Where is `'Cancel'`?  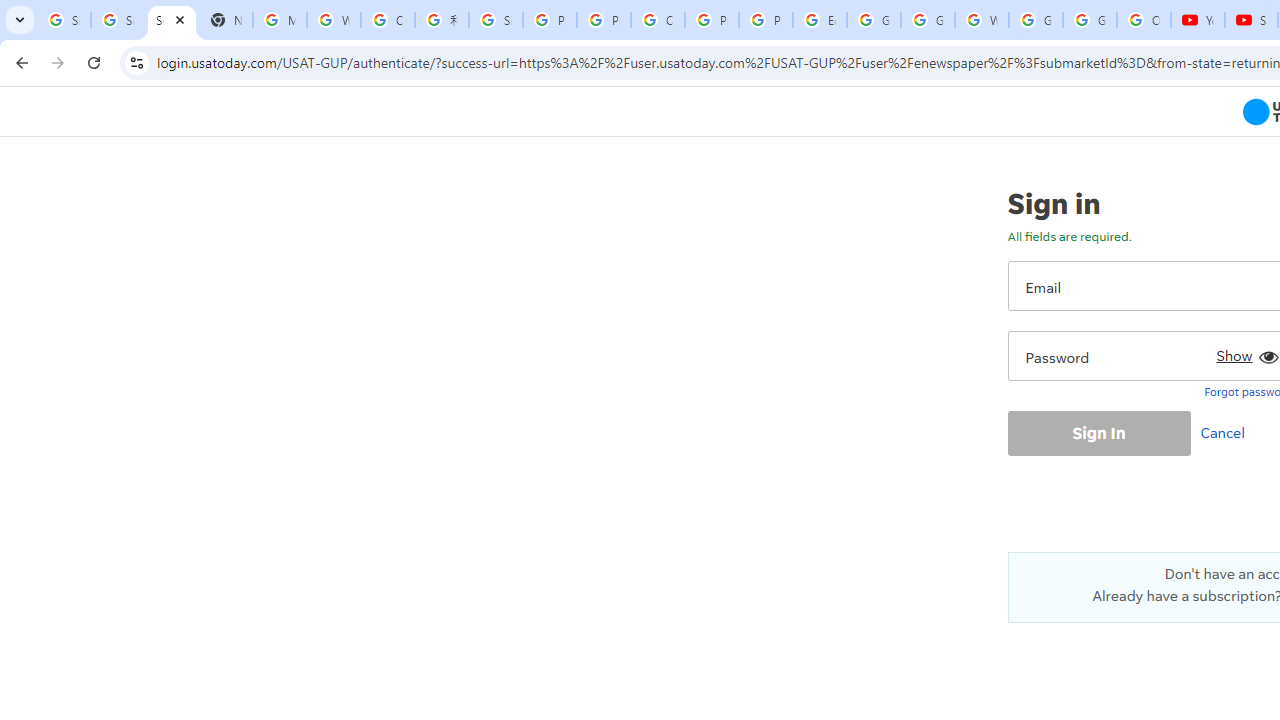
'Cancel' is located at coordinates (1226, 431).